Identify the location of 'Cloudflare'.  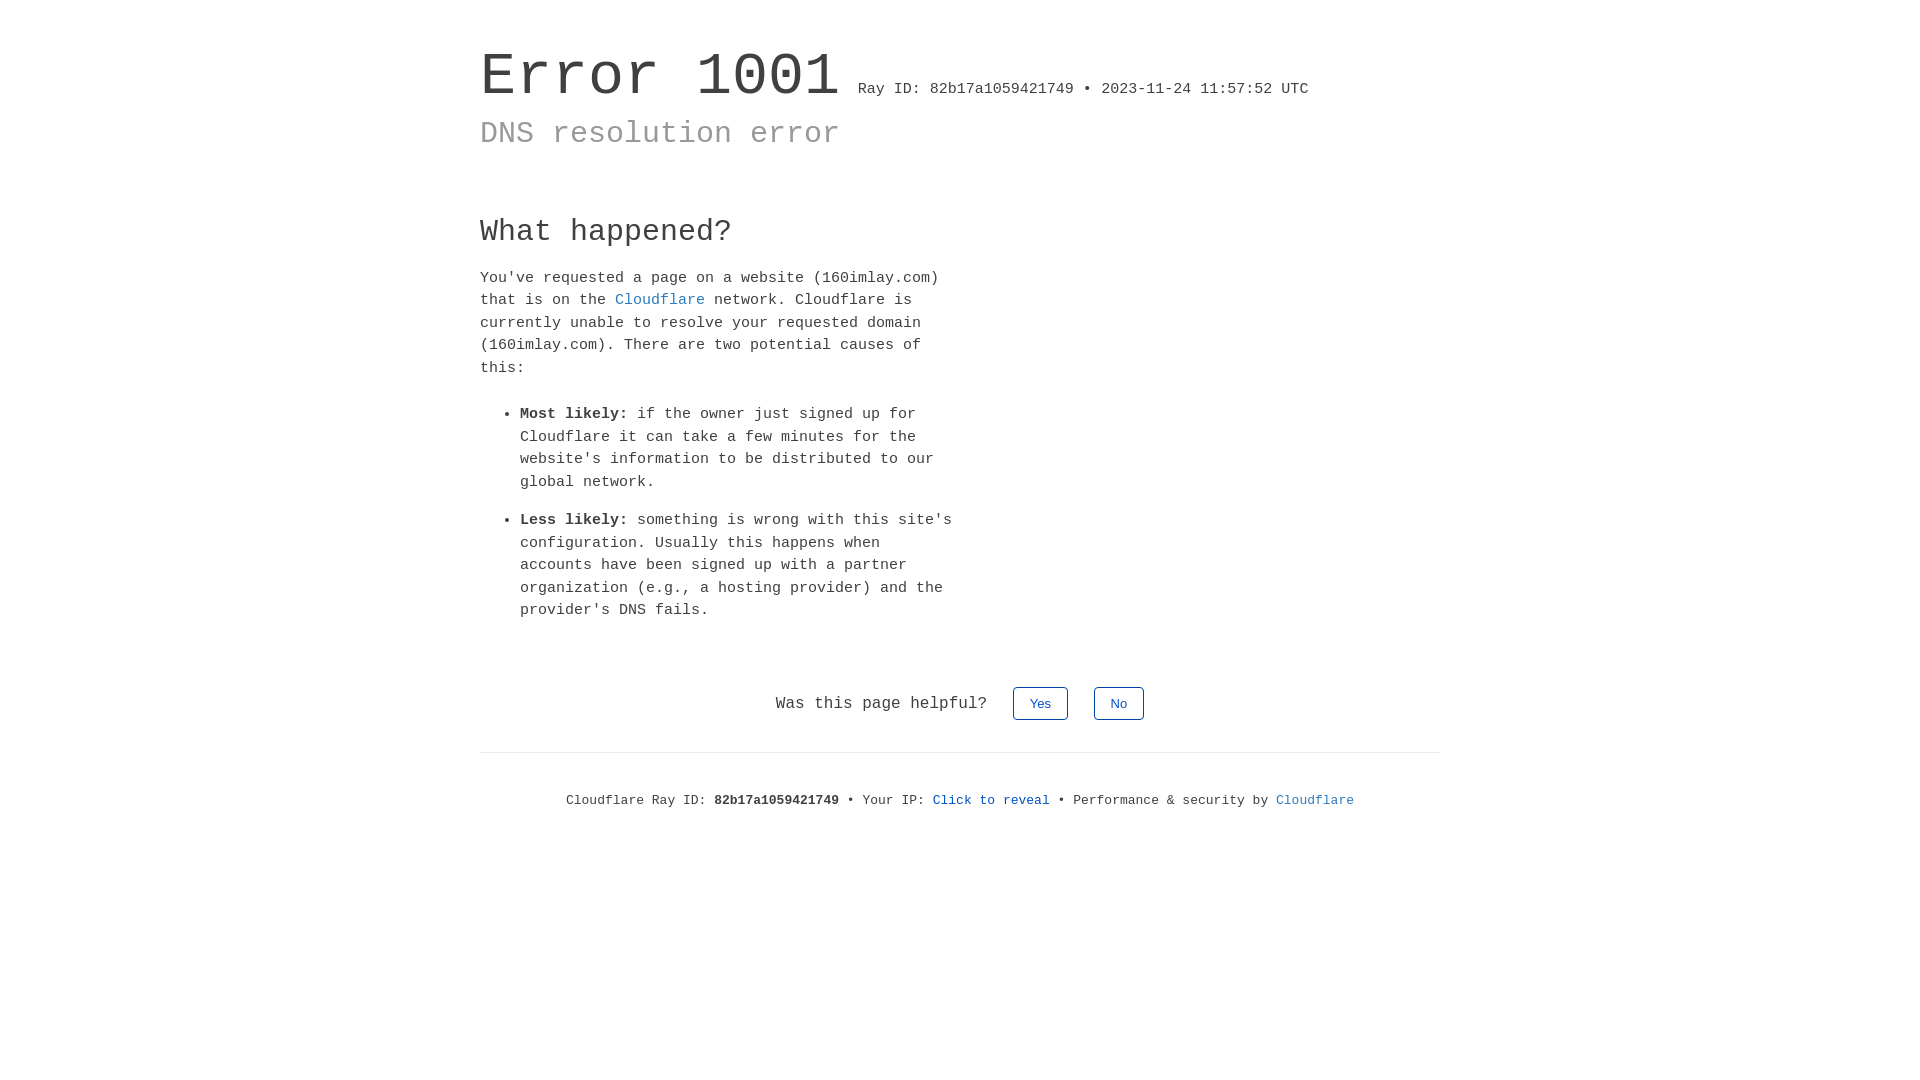
(660, 300).